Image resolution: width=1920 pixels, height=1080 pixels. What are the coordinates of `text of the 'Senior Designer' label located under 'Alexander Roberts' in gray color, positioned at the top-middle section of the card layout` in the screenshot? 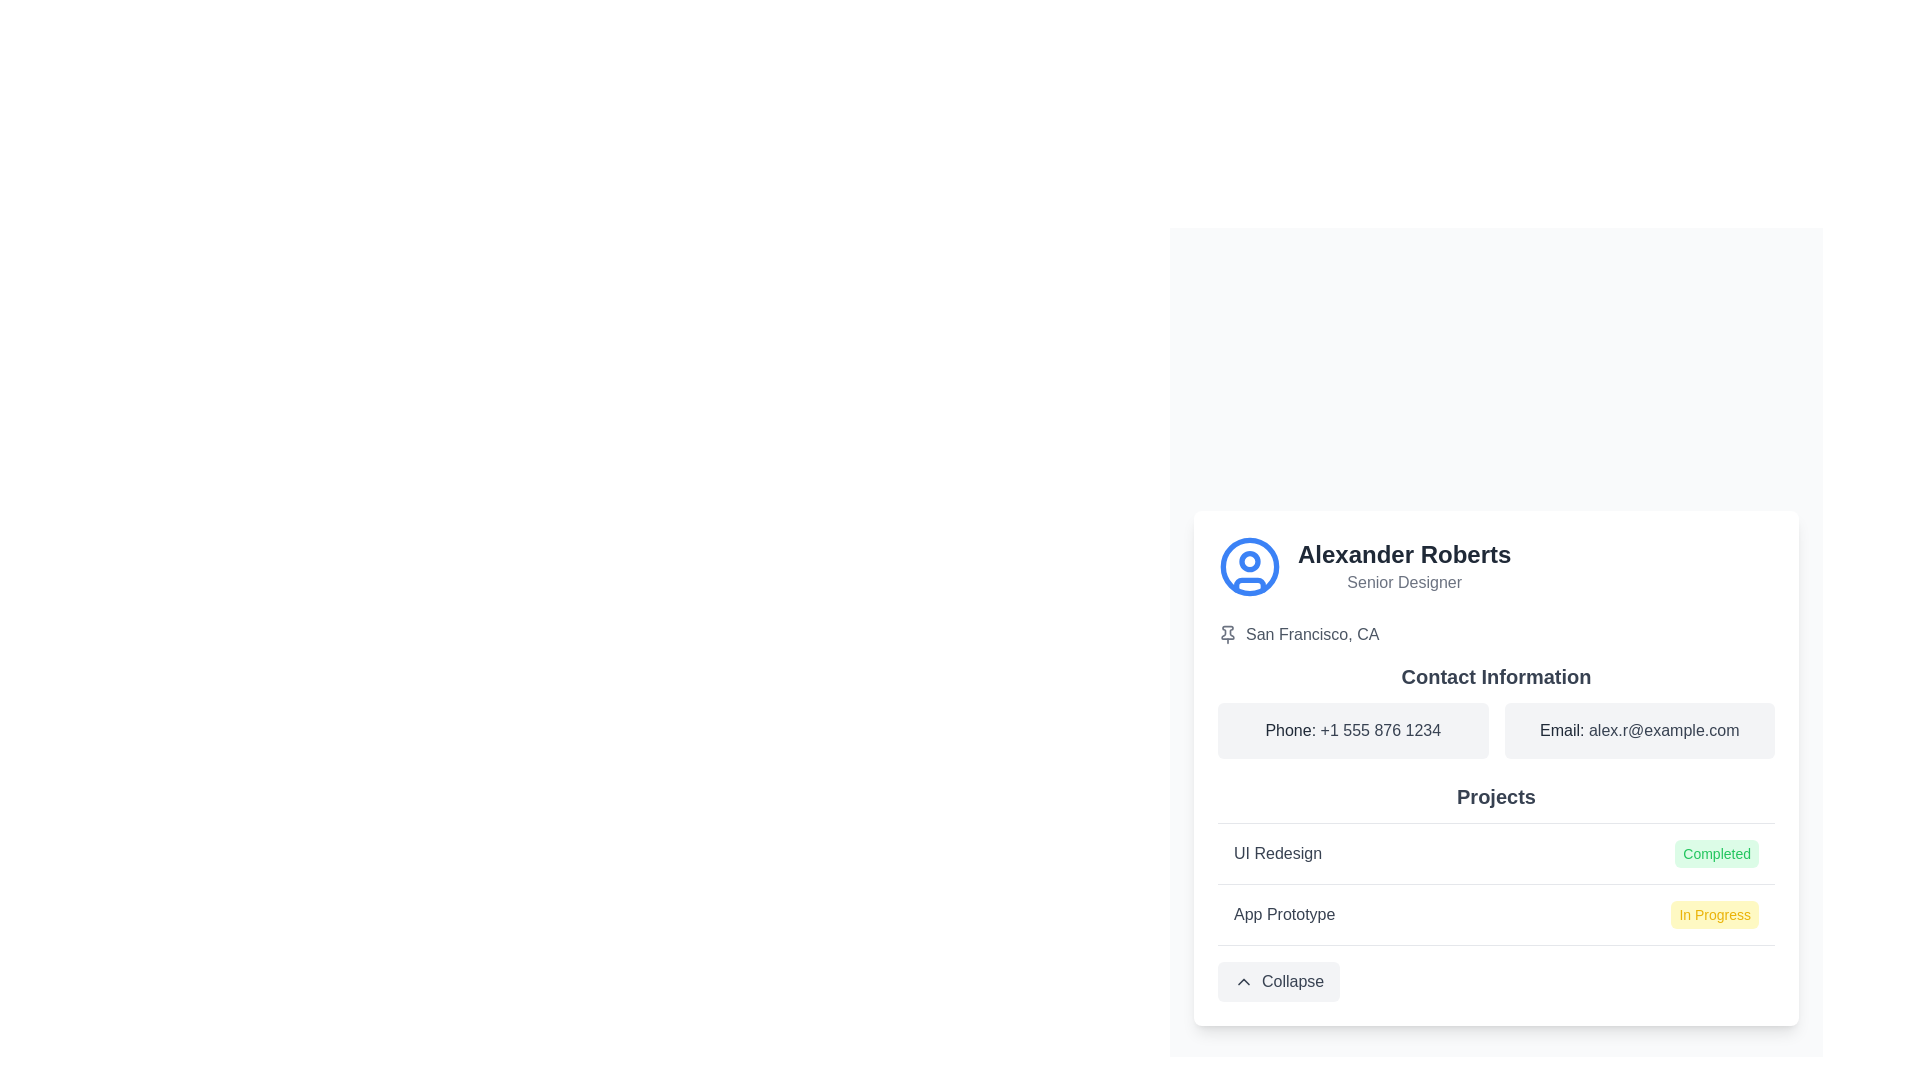 It's located at (1403, 582).